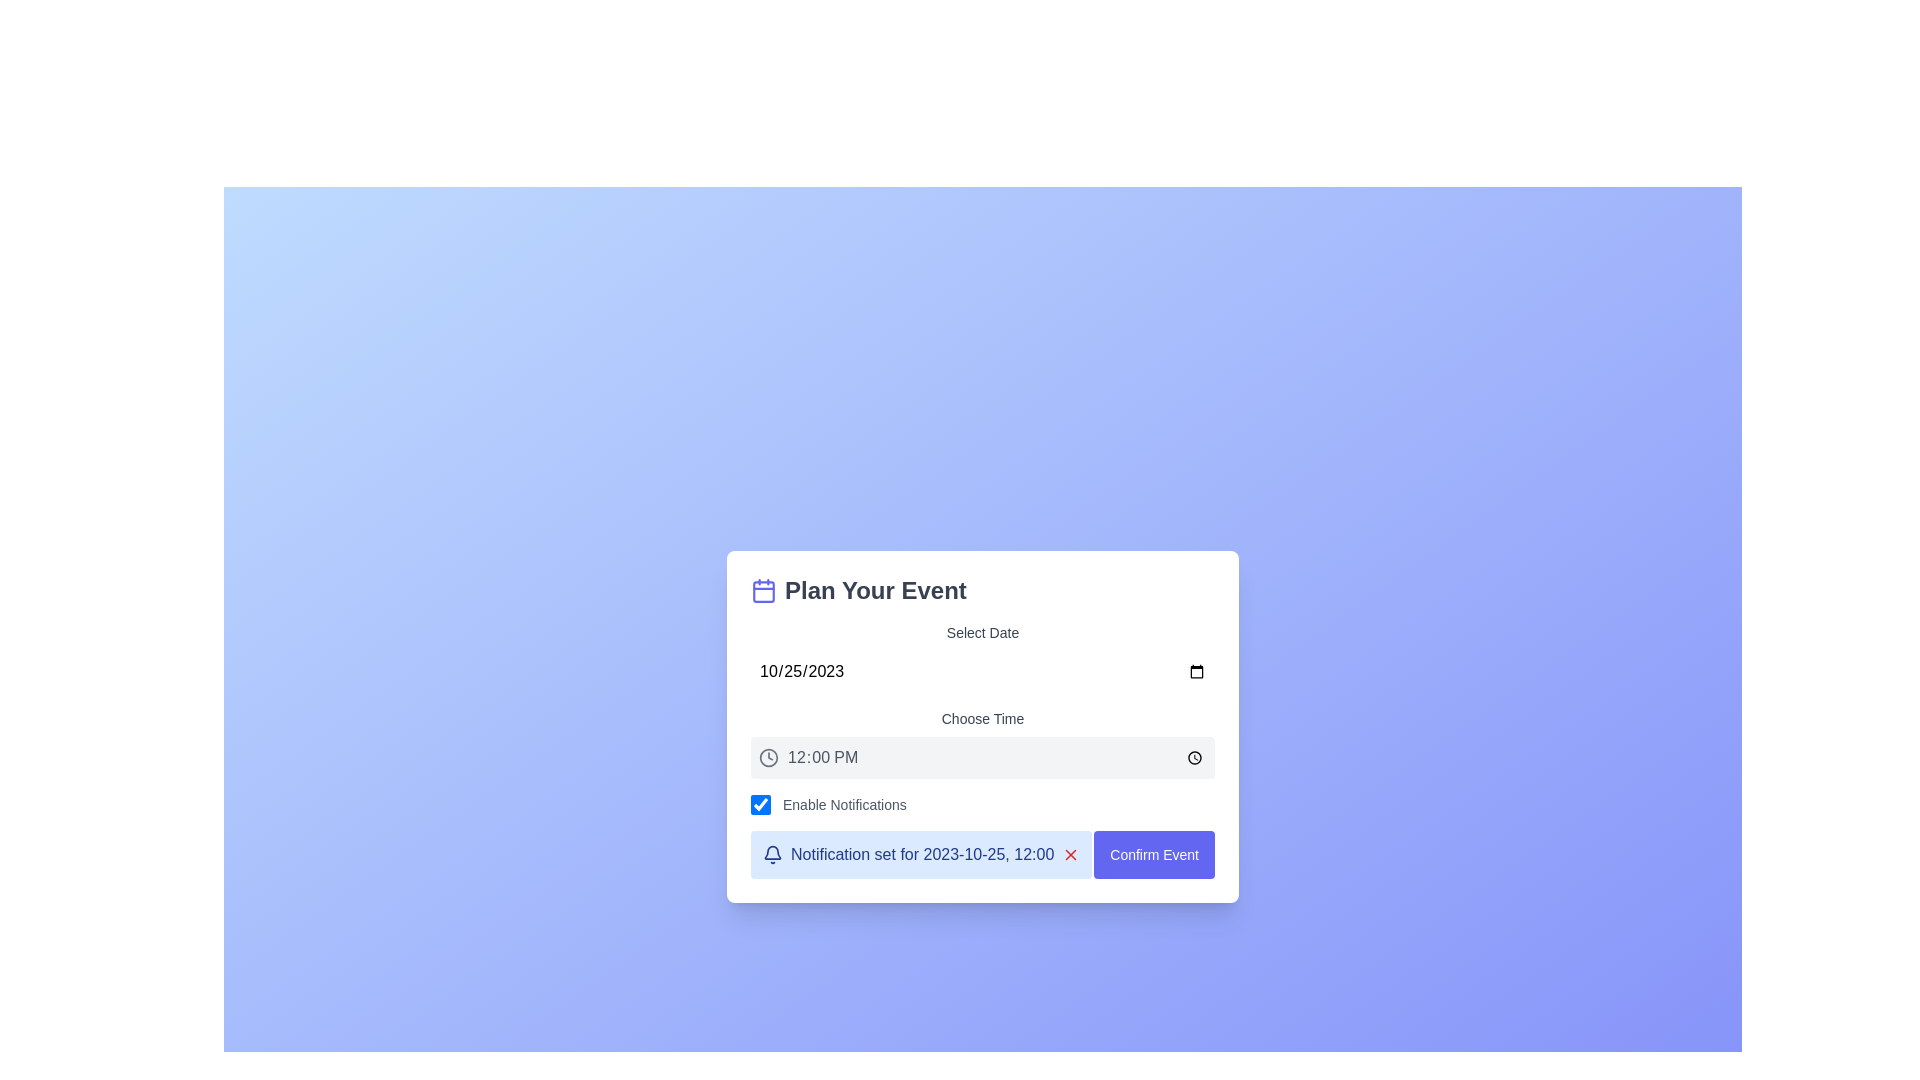  Describe the element at coordinates (983, 632) in the screenshot. I see `the text label displaying 'Select Date' in gray color, located at the top center of the 'Plan Your Event' panel` at that location.